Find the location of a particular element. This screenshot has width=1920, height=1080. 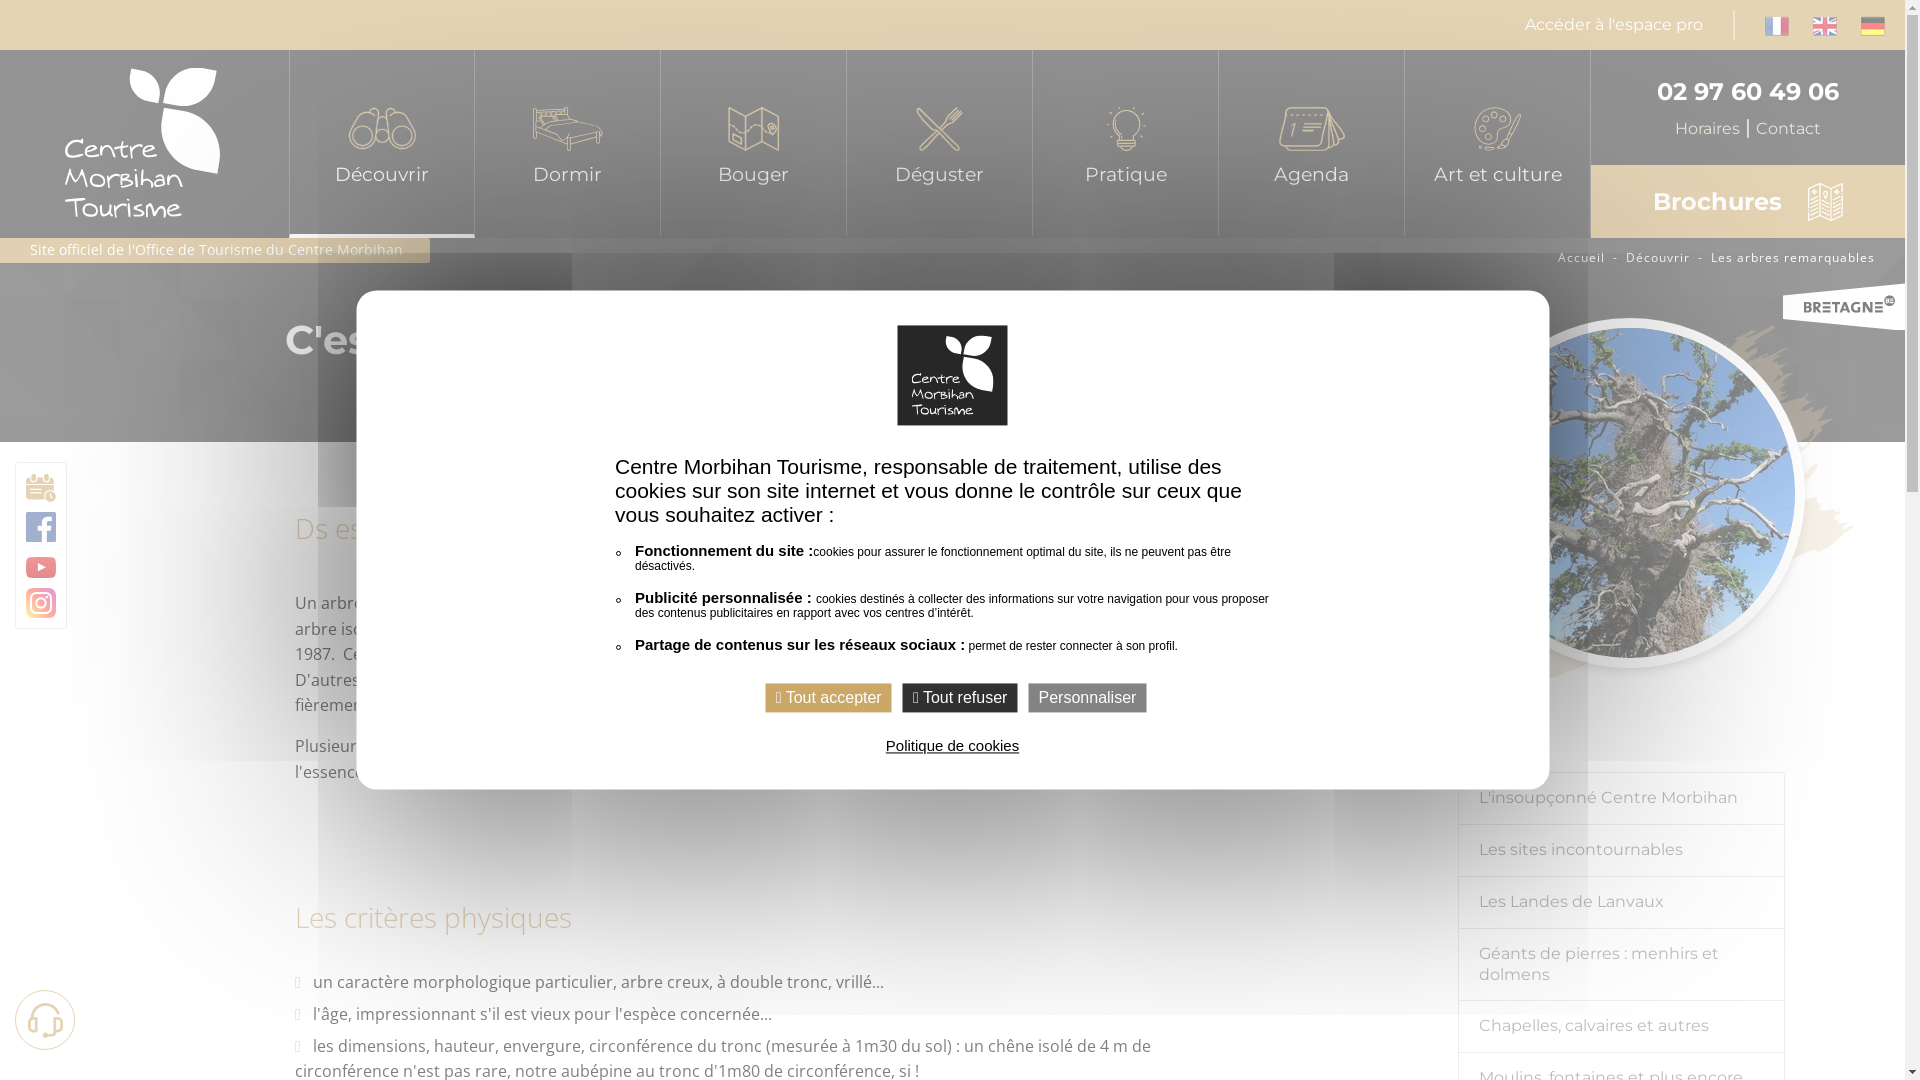

'Art et culture' is located at coordinates (1497, 142).